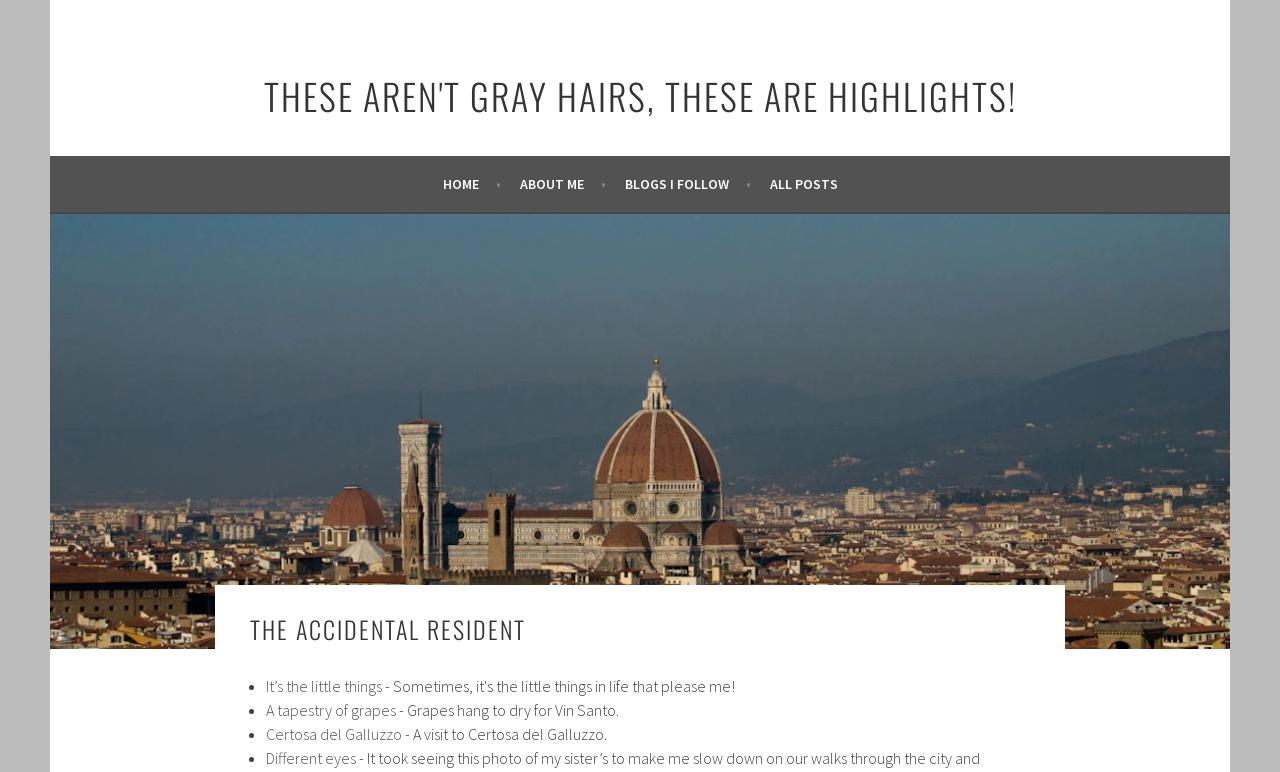  I want to click on 'All posts', so click(802, 182).